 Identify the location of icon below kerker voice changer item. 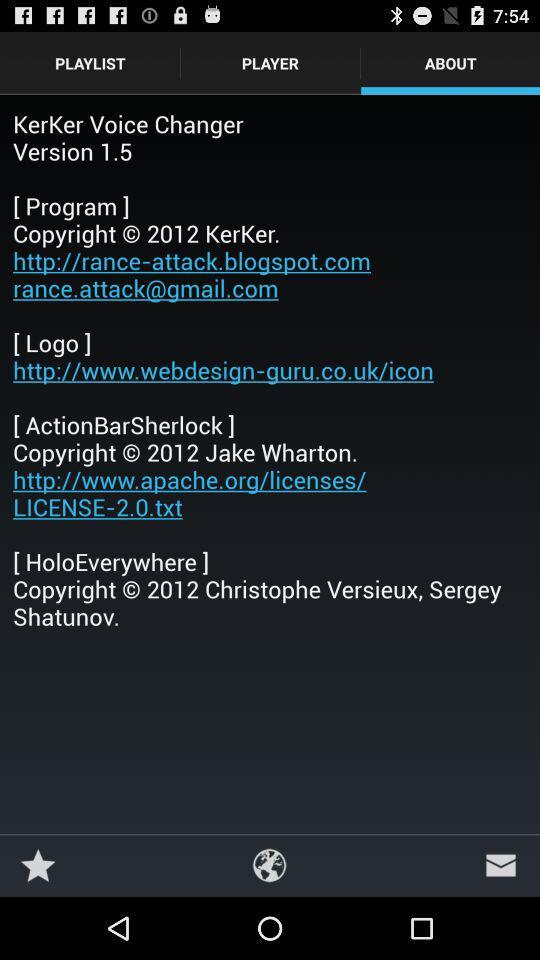
(269, 864).